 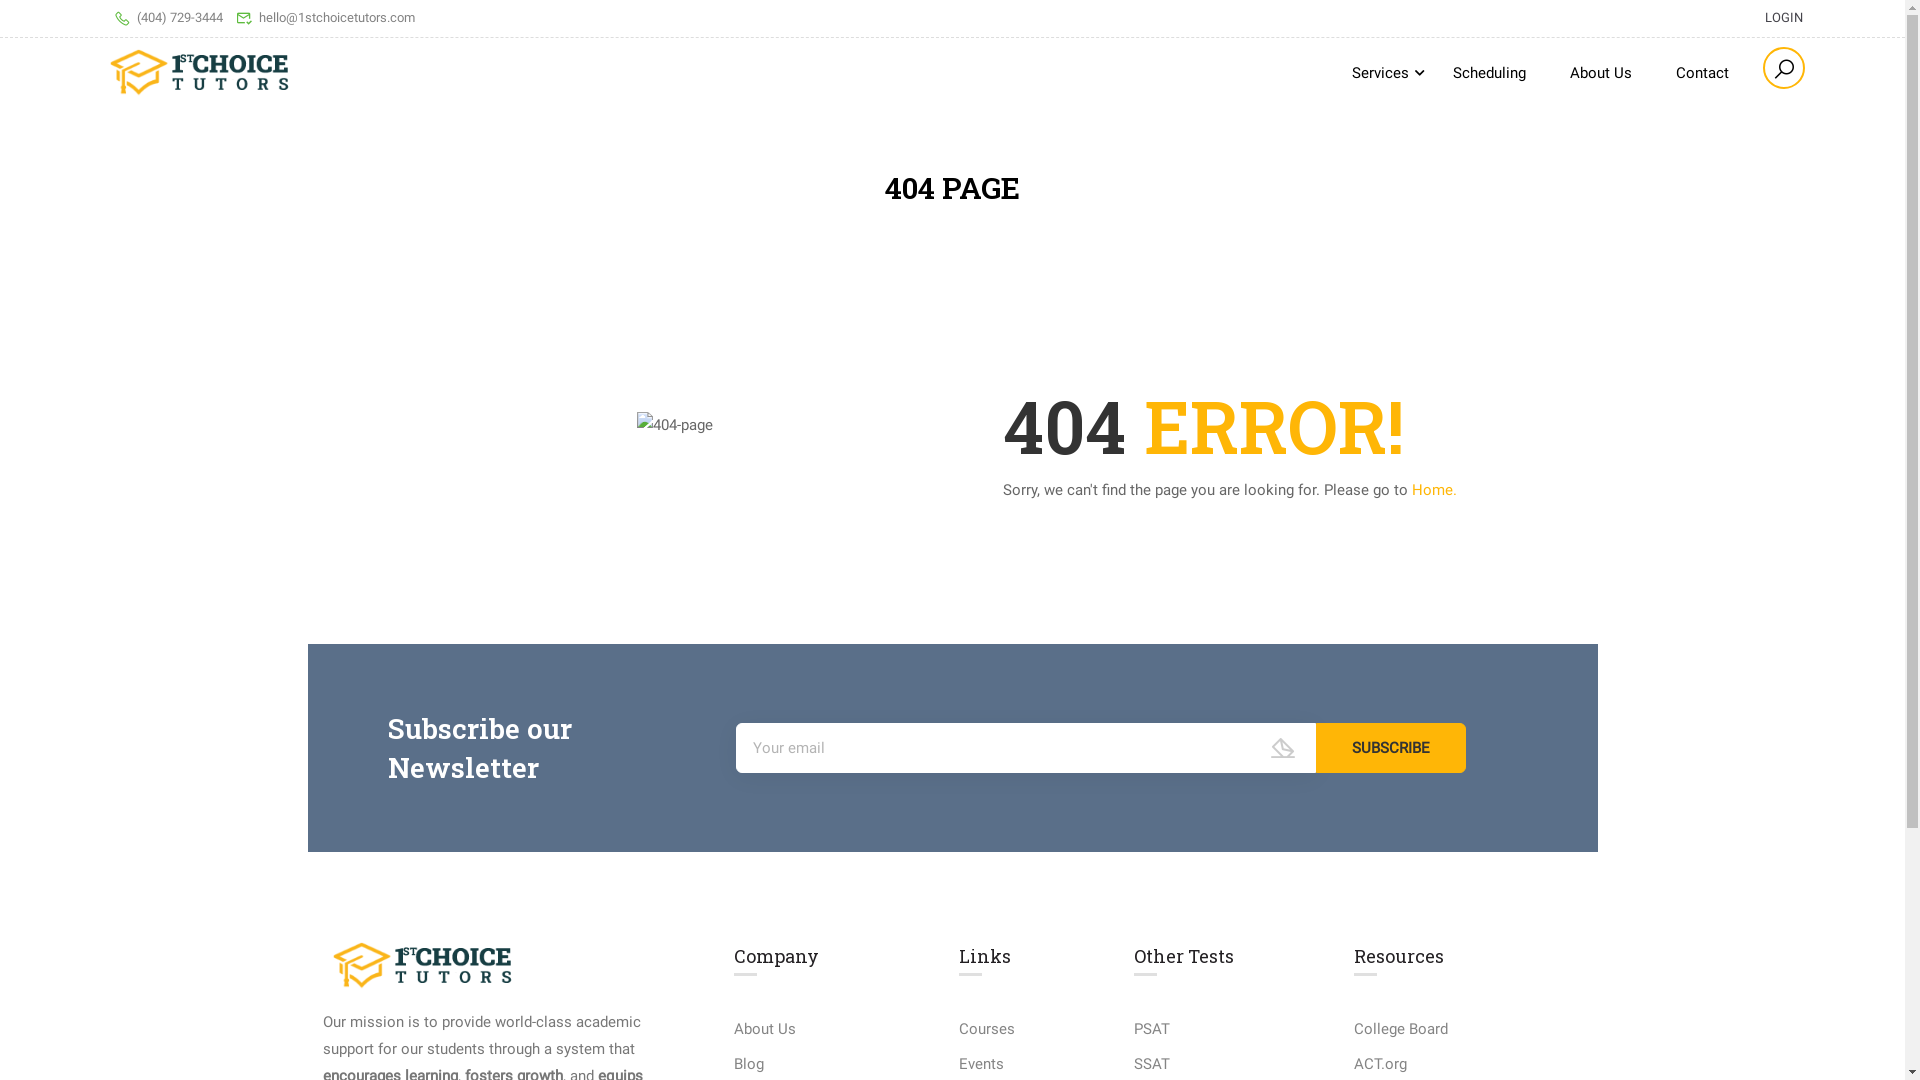 I want to click on 'About Us', so click(x=1601, y=71).